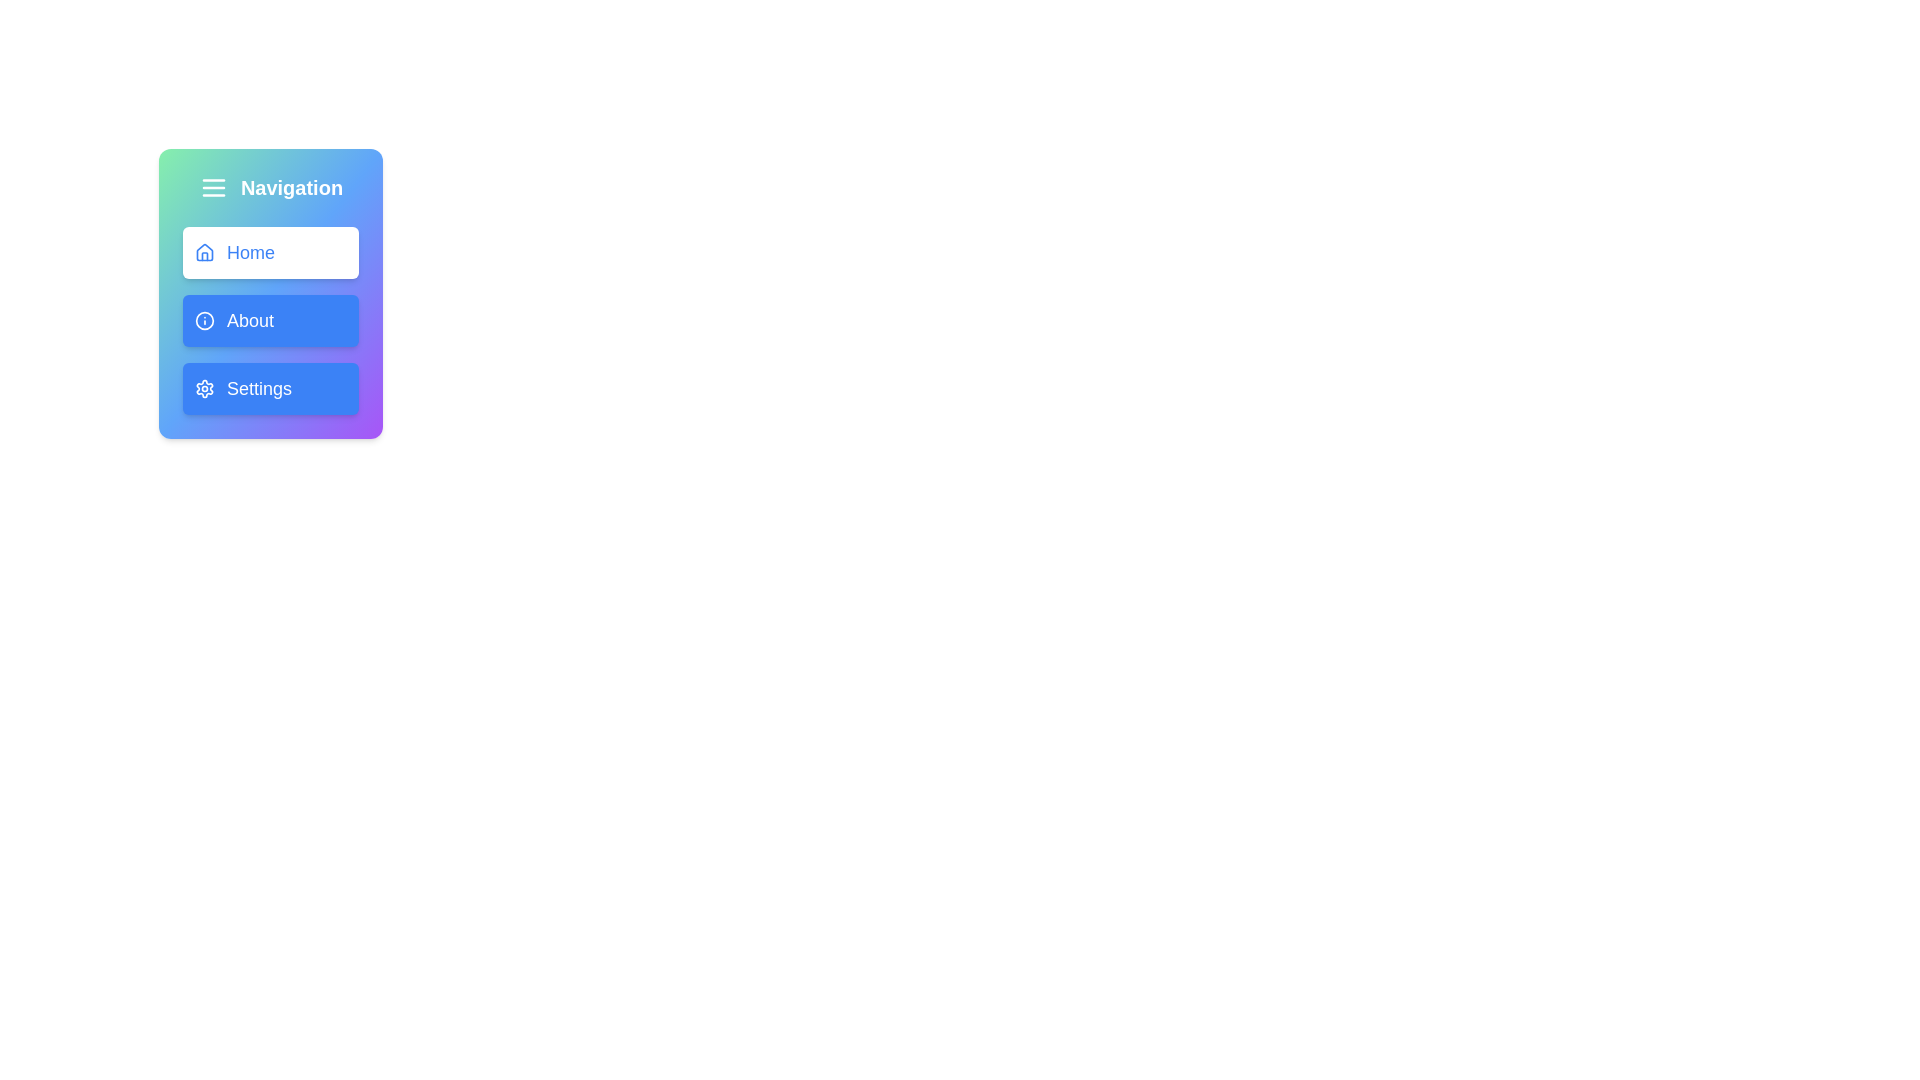 This screenshot has height=1080, width=1920. Describe the element at coordinates (291, 188) in the screenshot. I see `the bold text label 'Navigation' styled in white font located in the top section of a blue gradient sidebar interface` at that location.